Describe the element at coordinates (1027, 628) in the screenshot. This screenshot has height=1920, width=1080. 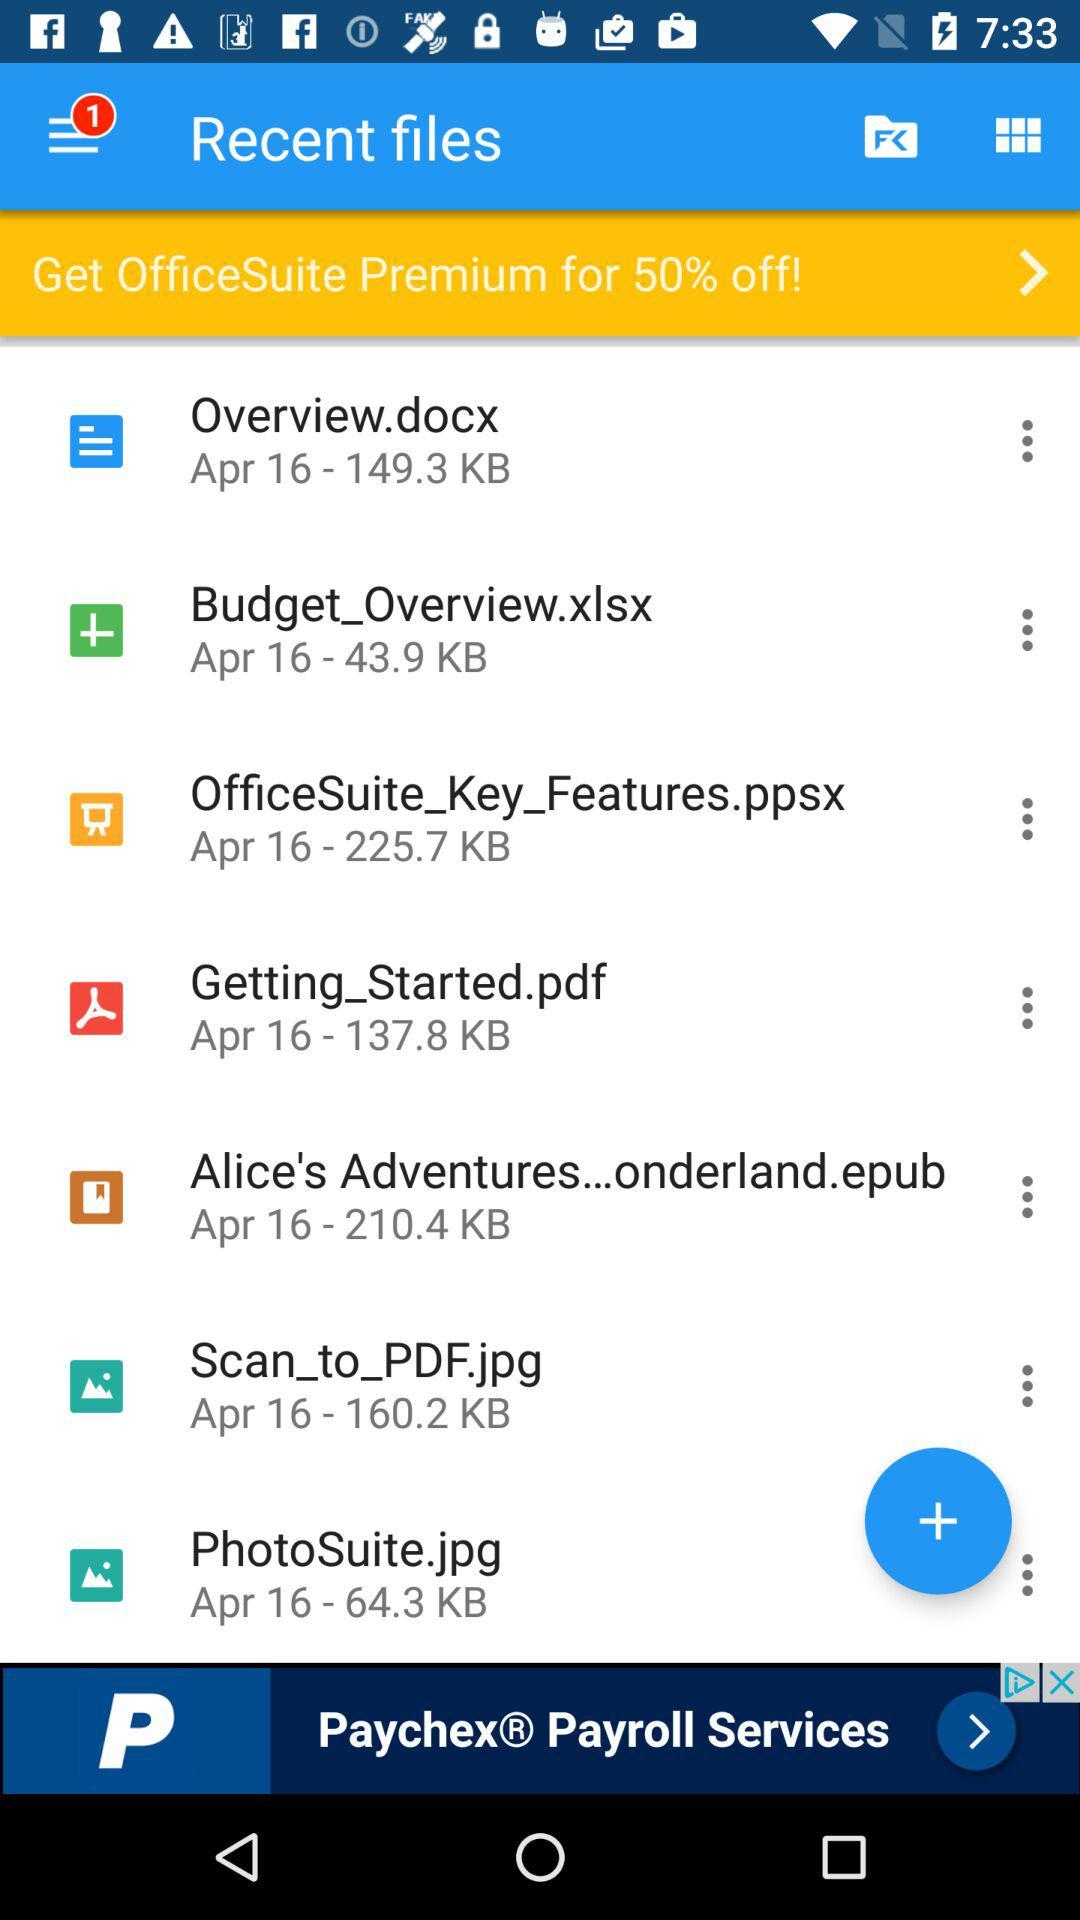
I see `open more options` at that location.